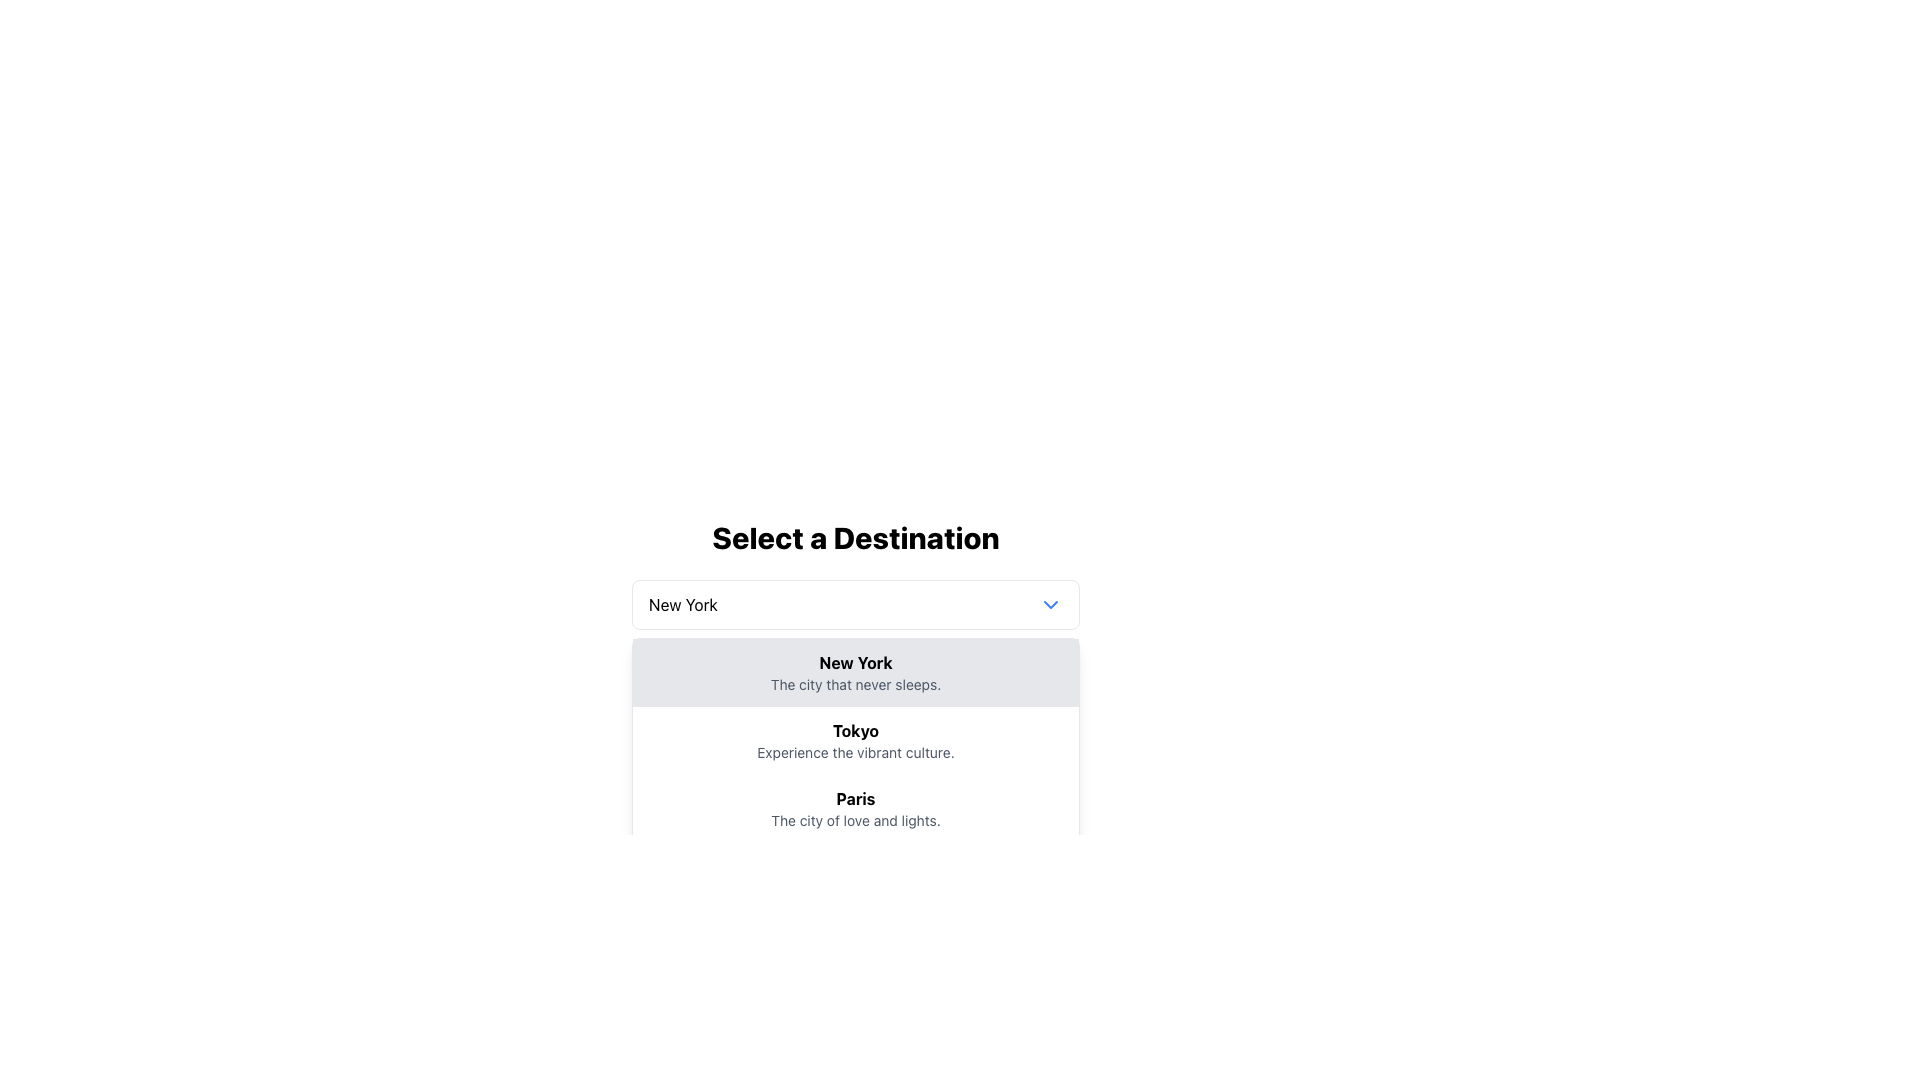 This screenshot has width=1920, height=1080. Describe the element at coordinates (855, 752) in the screenshot. I see `the descriptive text element located immediately below the 'Tokyo' text, which provides additional context about the 'Tokyo' destination` at that location.